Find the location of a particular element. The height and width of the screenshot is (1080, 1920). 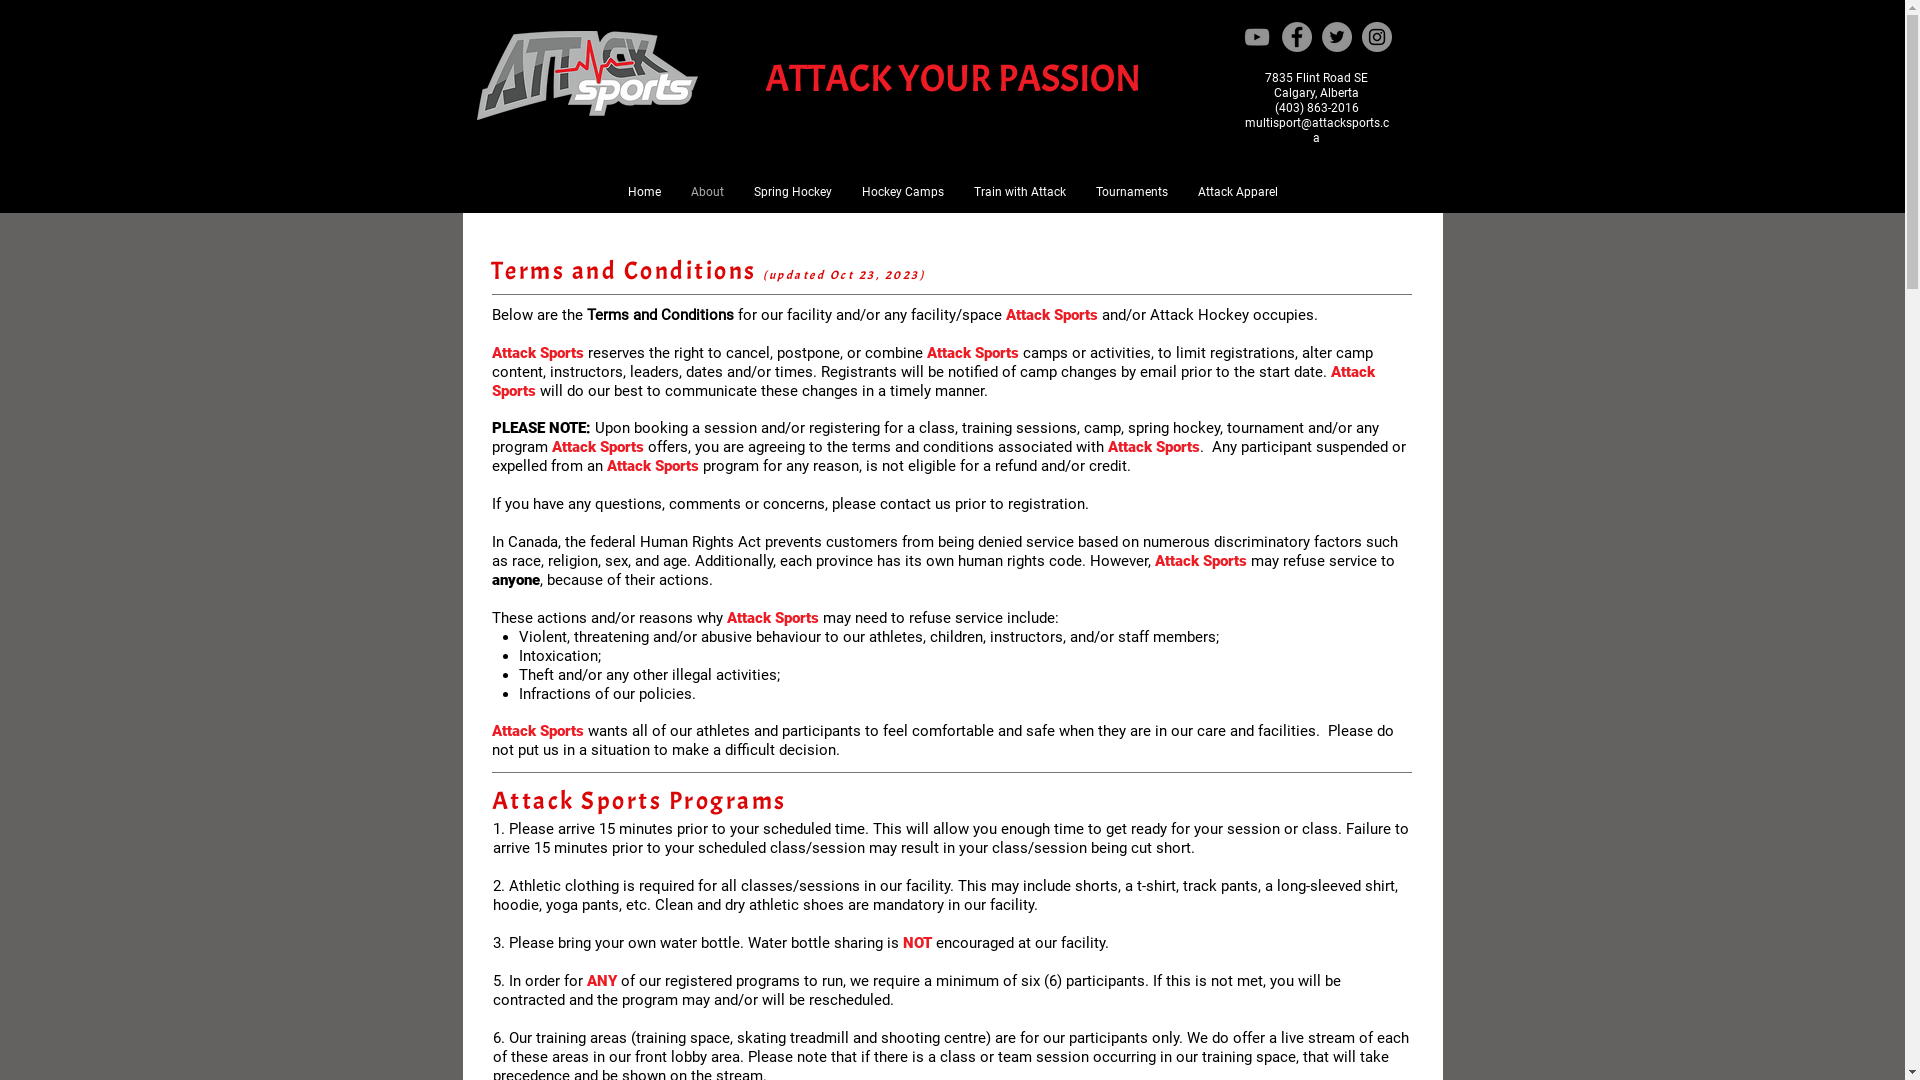

'Home' is located at coordinates (643, 192).